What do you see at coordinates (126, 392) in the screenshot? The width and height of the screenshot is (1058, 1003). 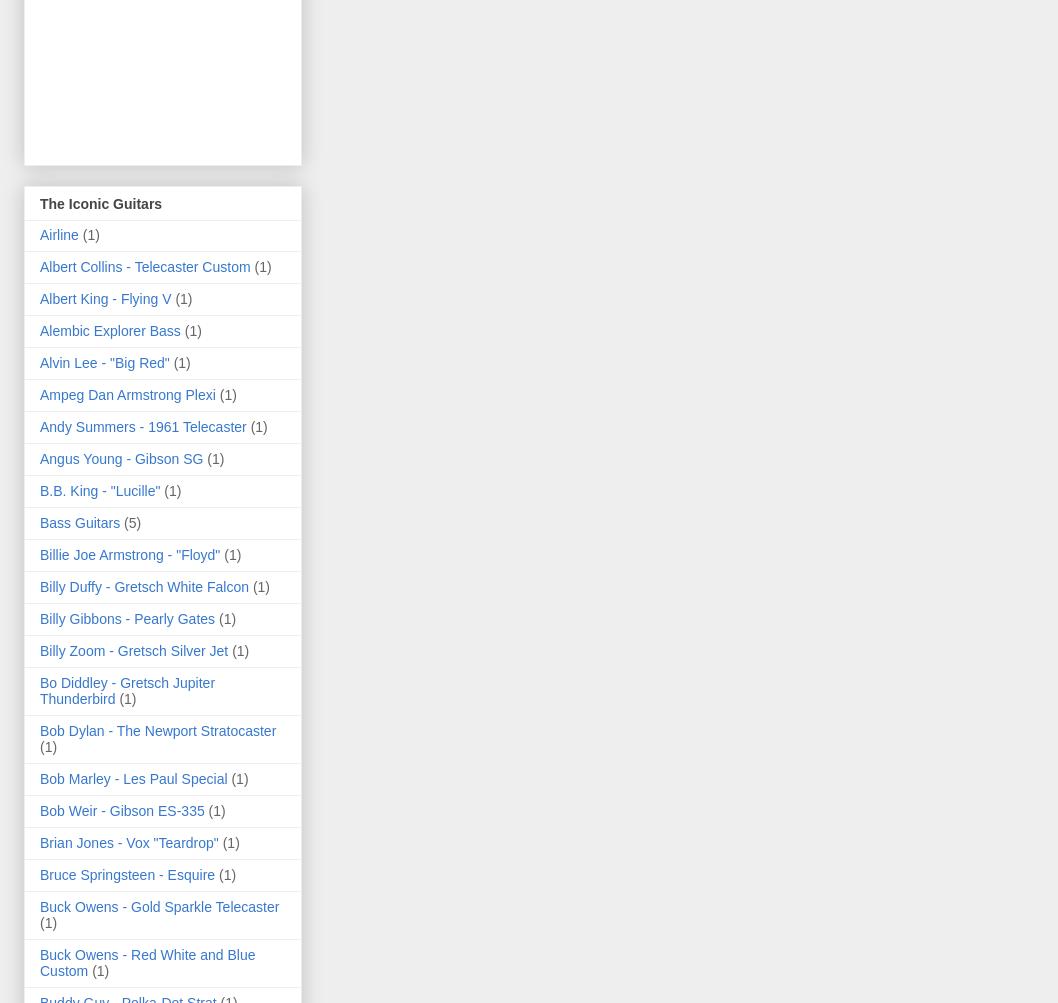 I see `'Ampeg Dan Armstrong Plexi'` at bounding box center [126, 392].